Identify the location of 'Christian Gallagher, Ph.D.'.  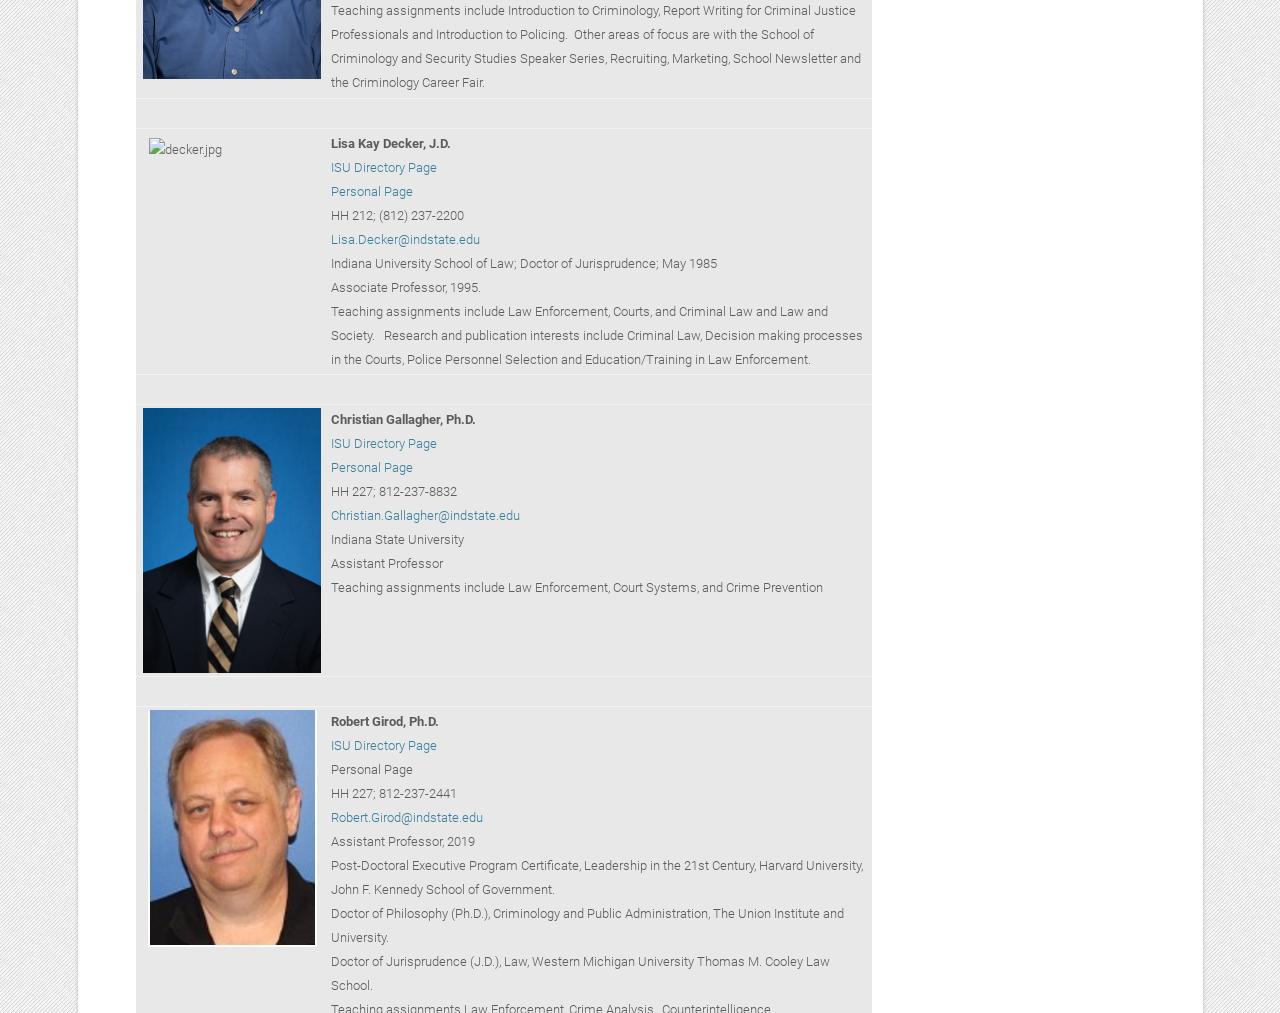
(329, 417).